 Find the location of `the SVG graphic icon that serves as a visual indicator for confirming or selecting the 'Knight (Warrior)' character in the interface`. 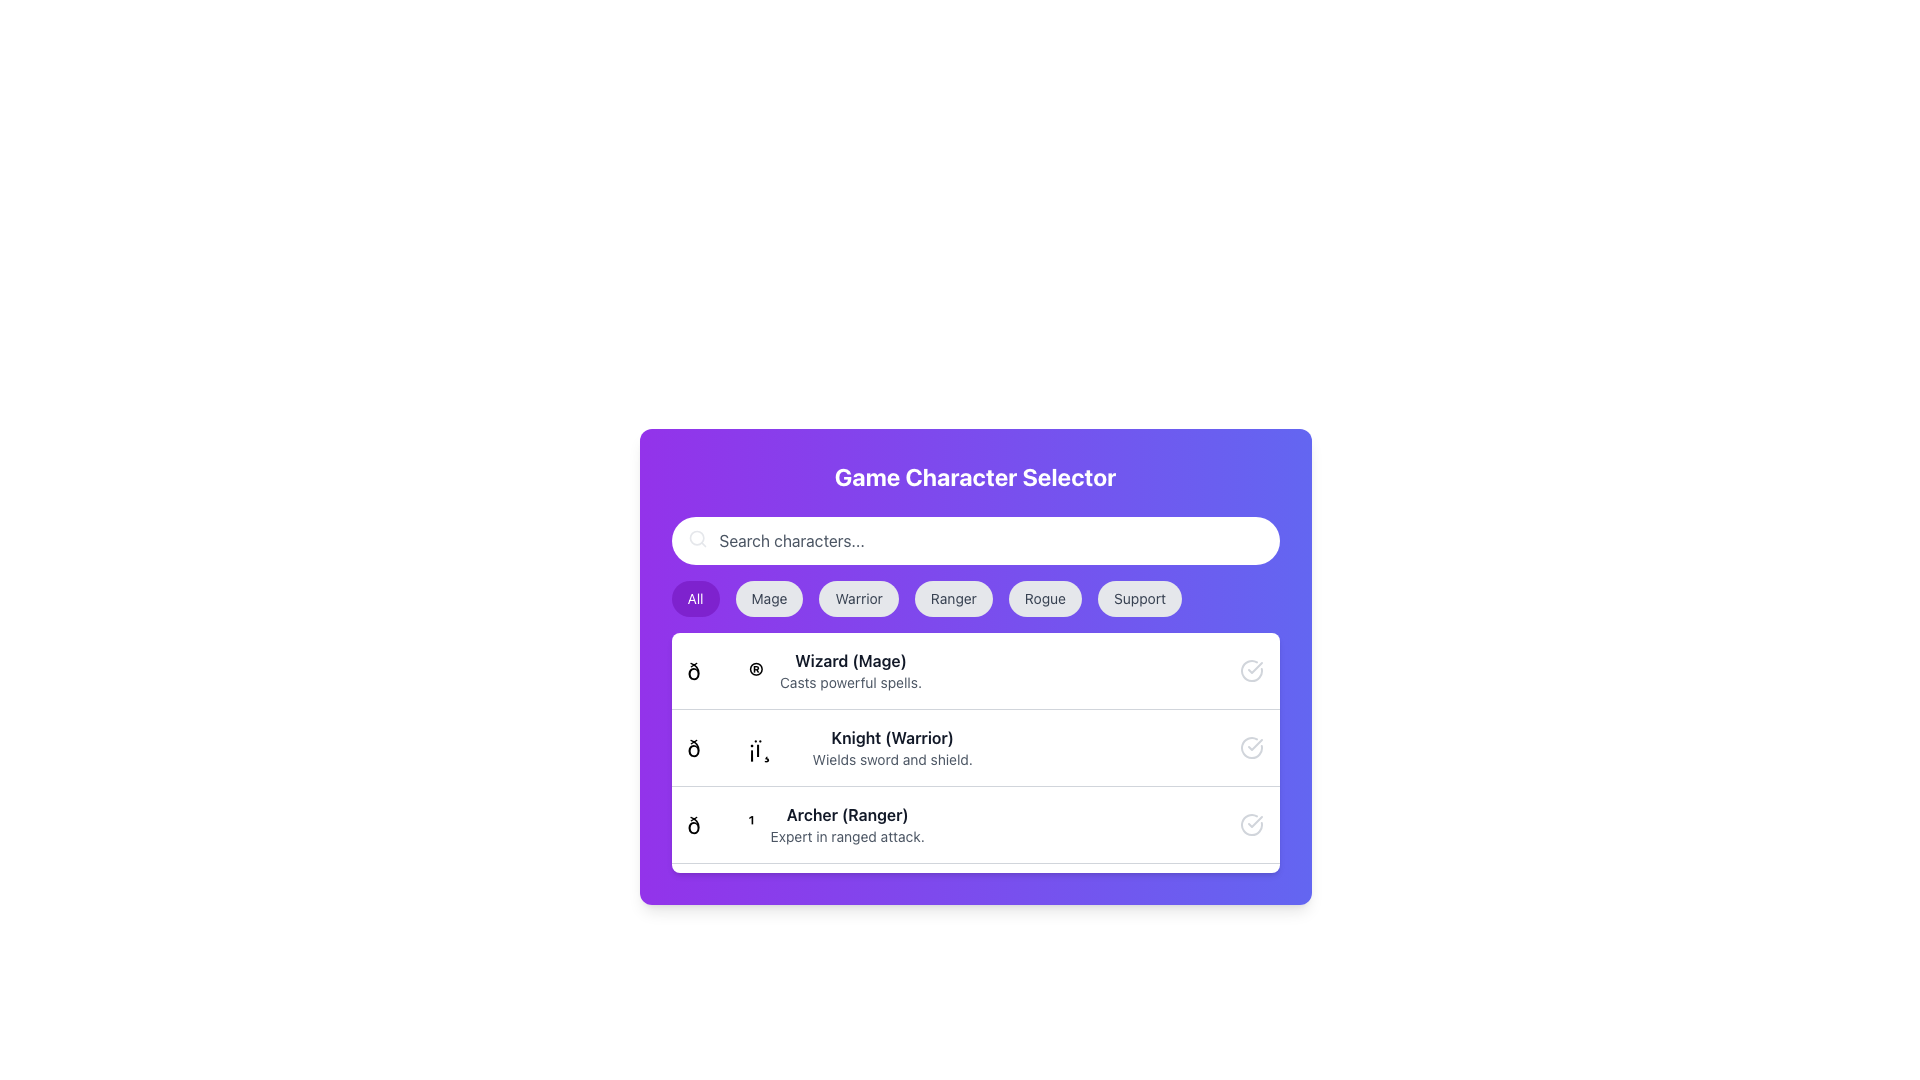

the SVG graphic icon that serves as a visual indicator for confirming or selecting the 'Knight (Warrior)' character in the interface is located at coordinates (1253, 744).